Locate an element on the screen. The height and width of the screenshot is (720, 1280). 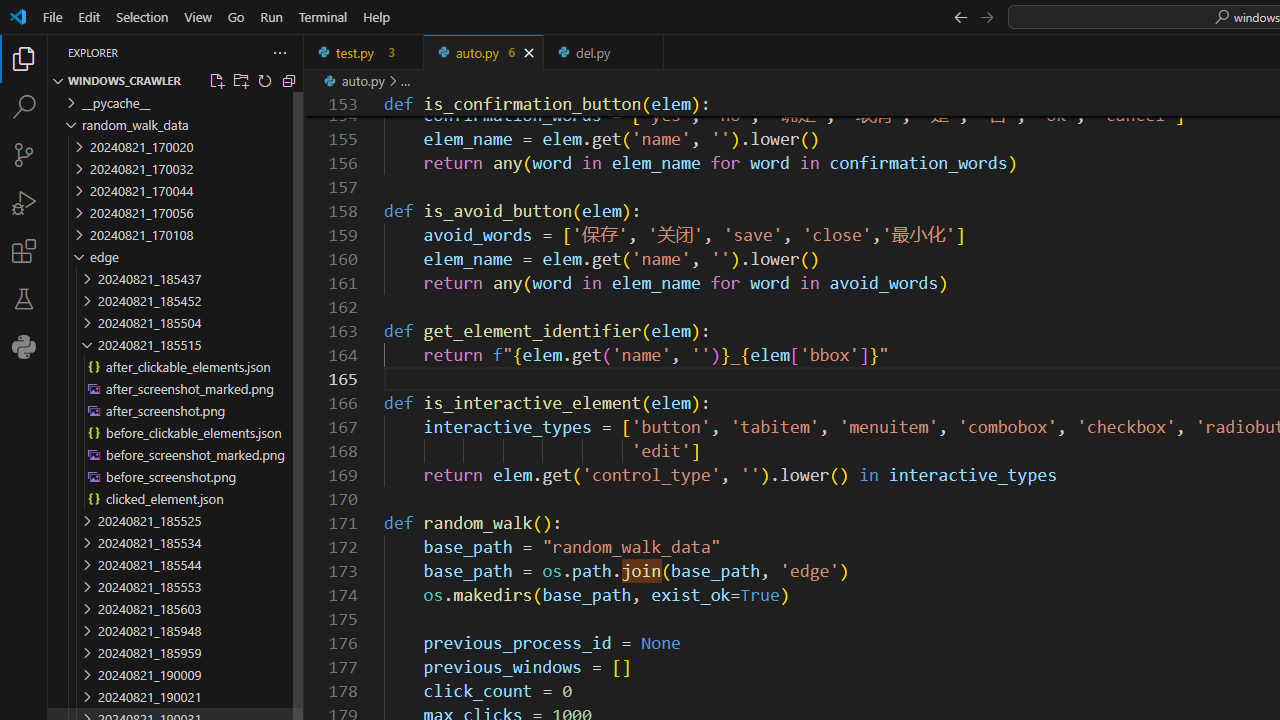
'Run' is located at coordinates (270, 16).